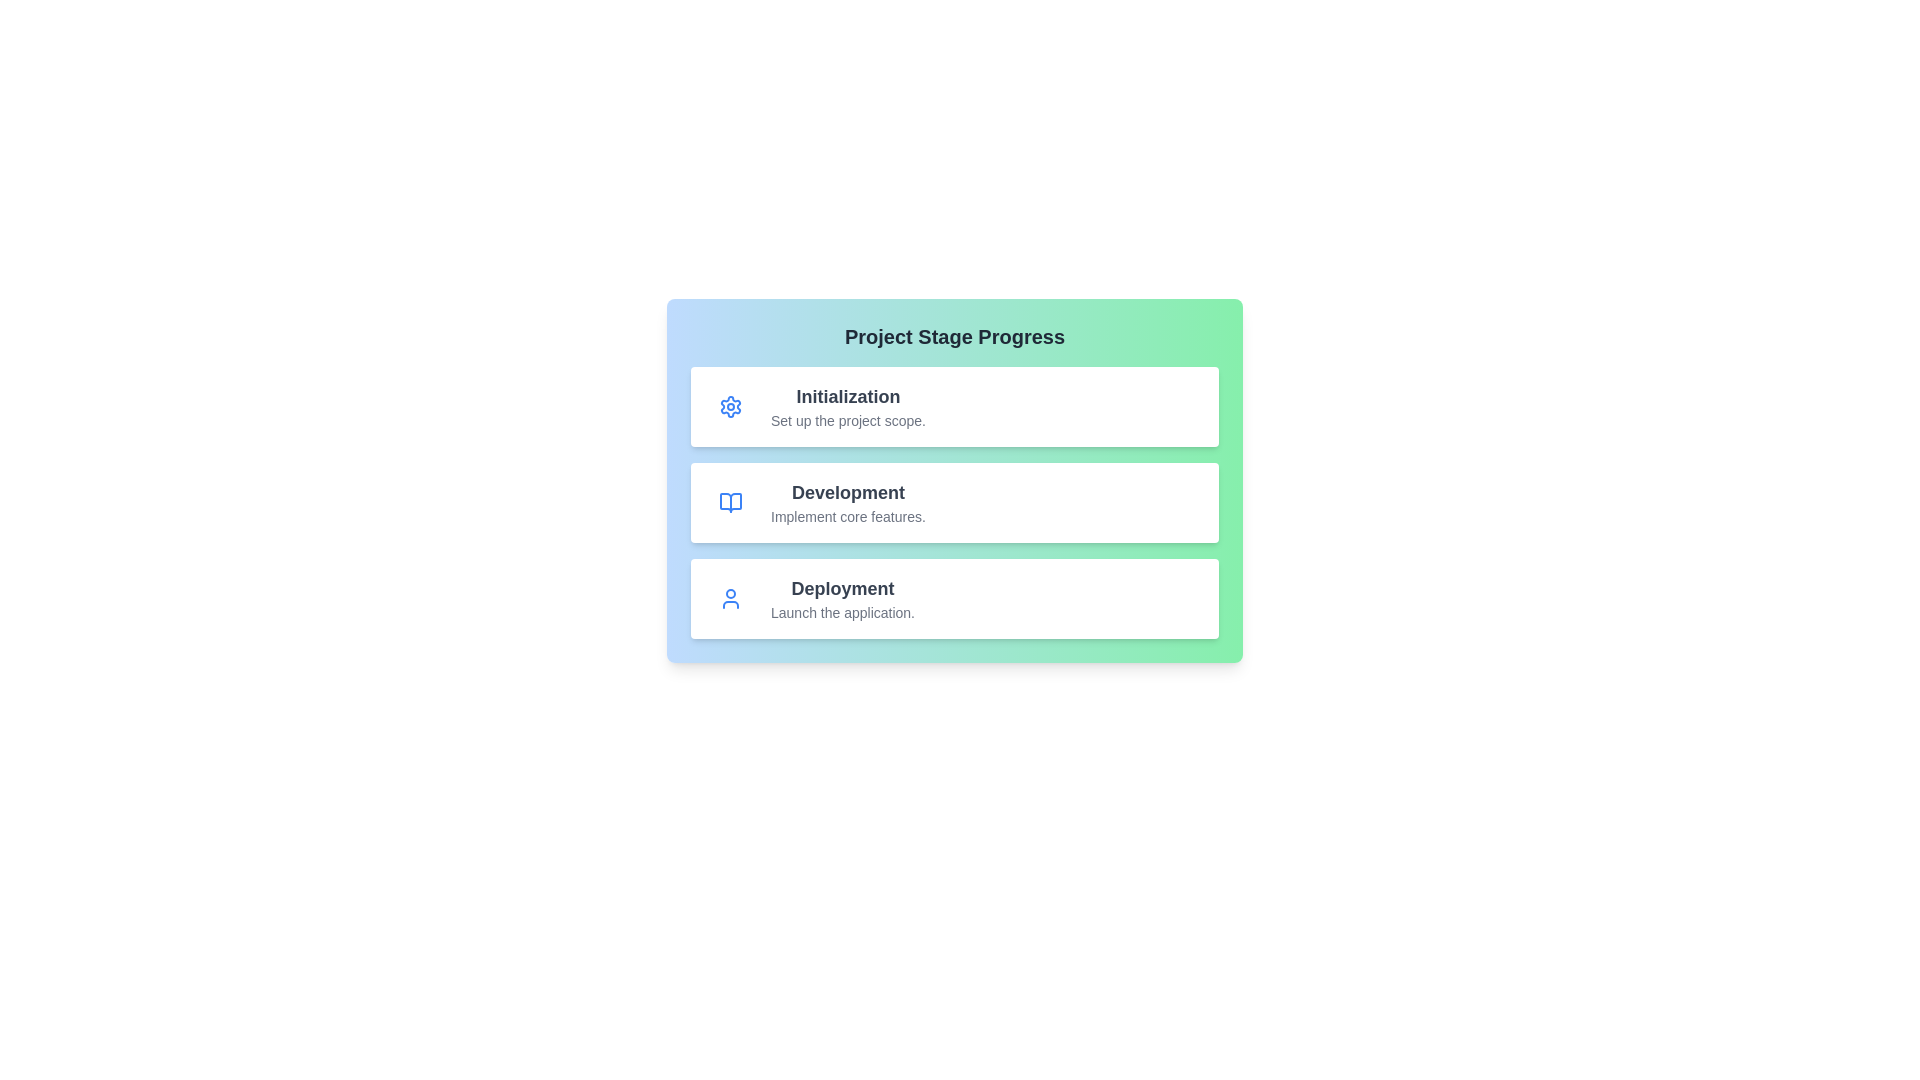  What do you see at coordinates (848, 501) in the screenshot?
I see `the text element that reads 'Development' in bold, located within a white card, which is the second card in a vertical sequence` at bounding box center [848, 501].